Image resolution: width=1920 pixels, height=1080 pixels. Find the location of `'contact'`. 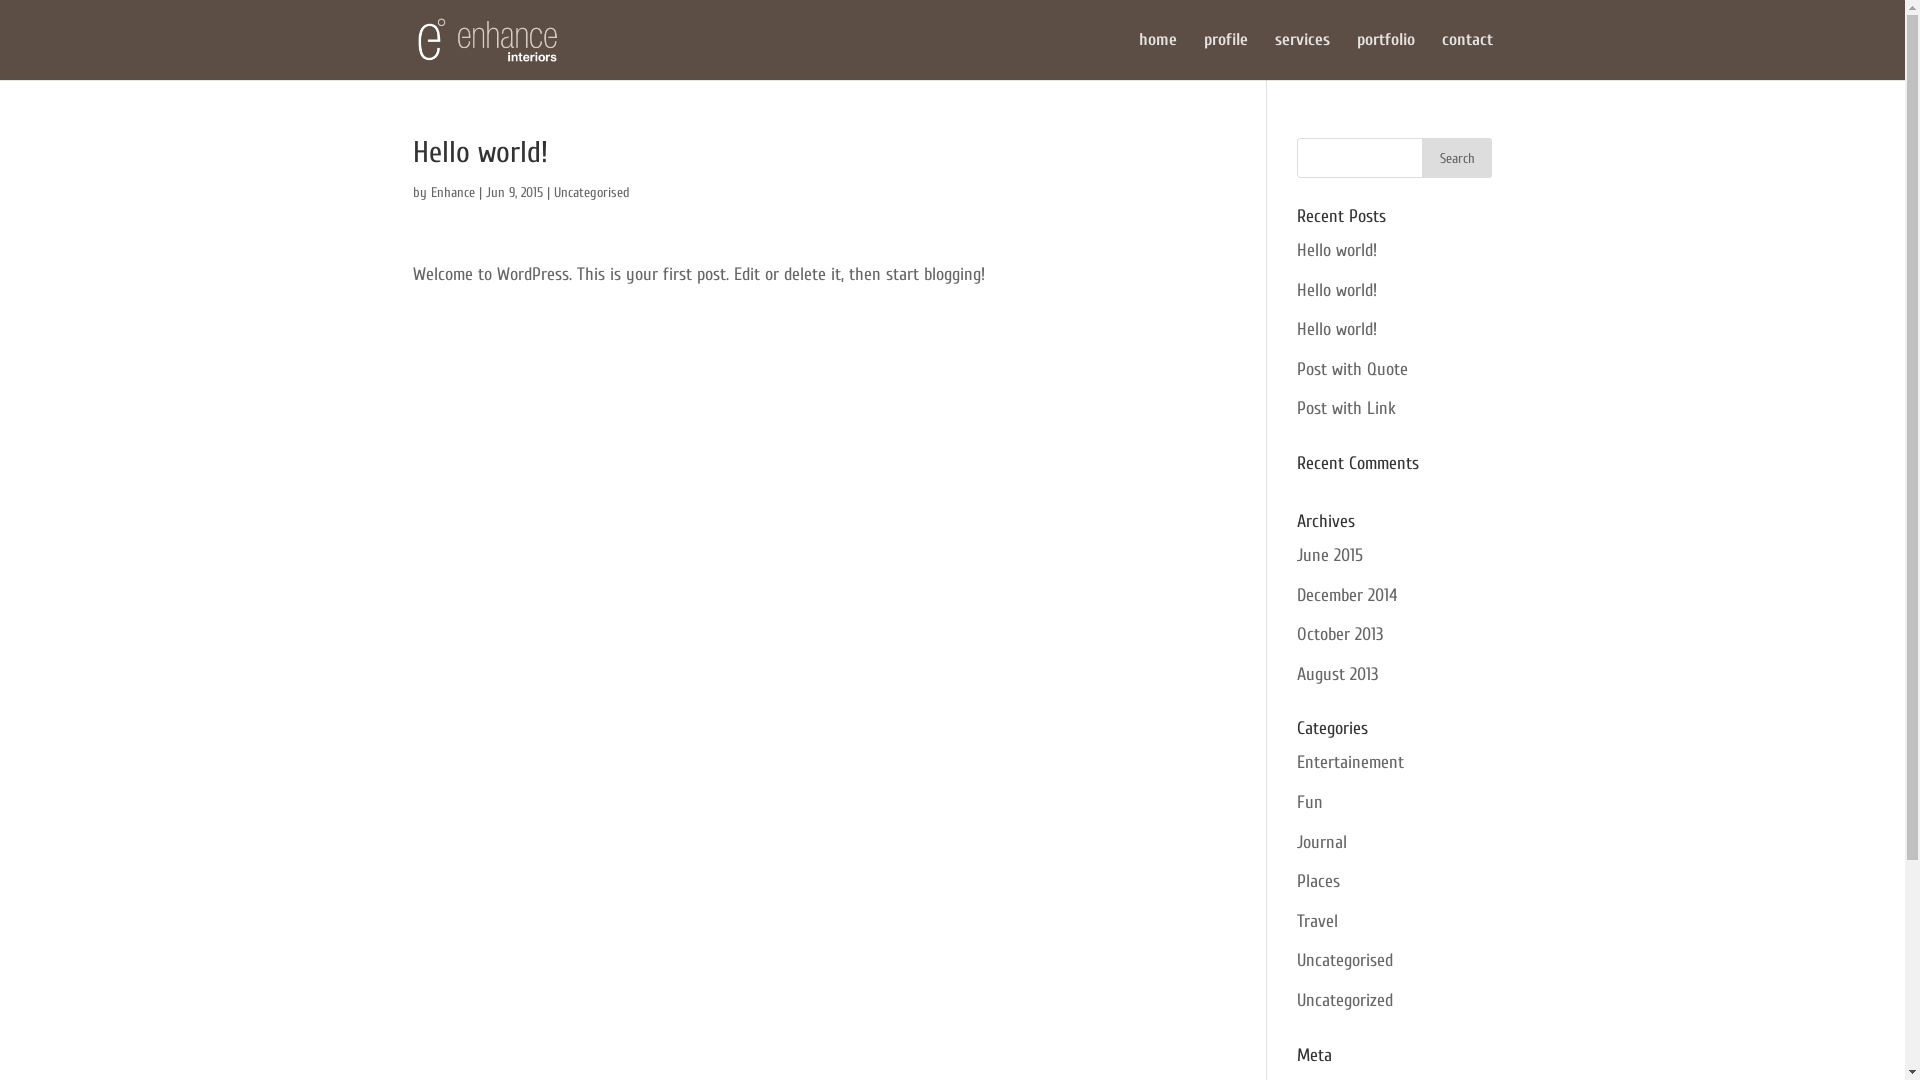

'contact' is located at coordinates (1467, 55).